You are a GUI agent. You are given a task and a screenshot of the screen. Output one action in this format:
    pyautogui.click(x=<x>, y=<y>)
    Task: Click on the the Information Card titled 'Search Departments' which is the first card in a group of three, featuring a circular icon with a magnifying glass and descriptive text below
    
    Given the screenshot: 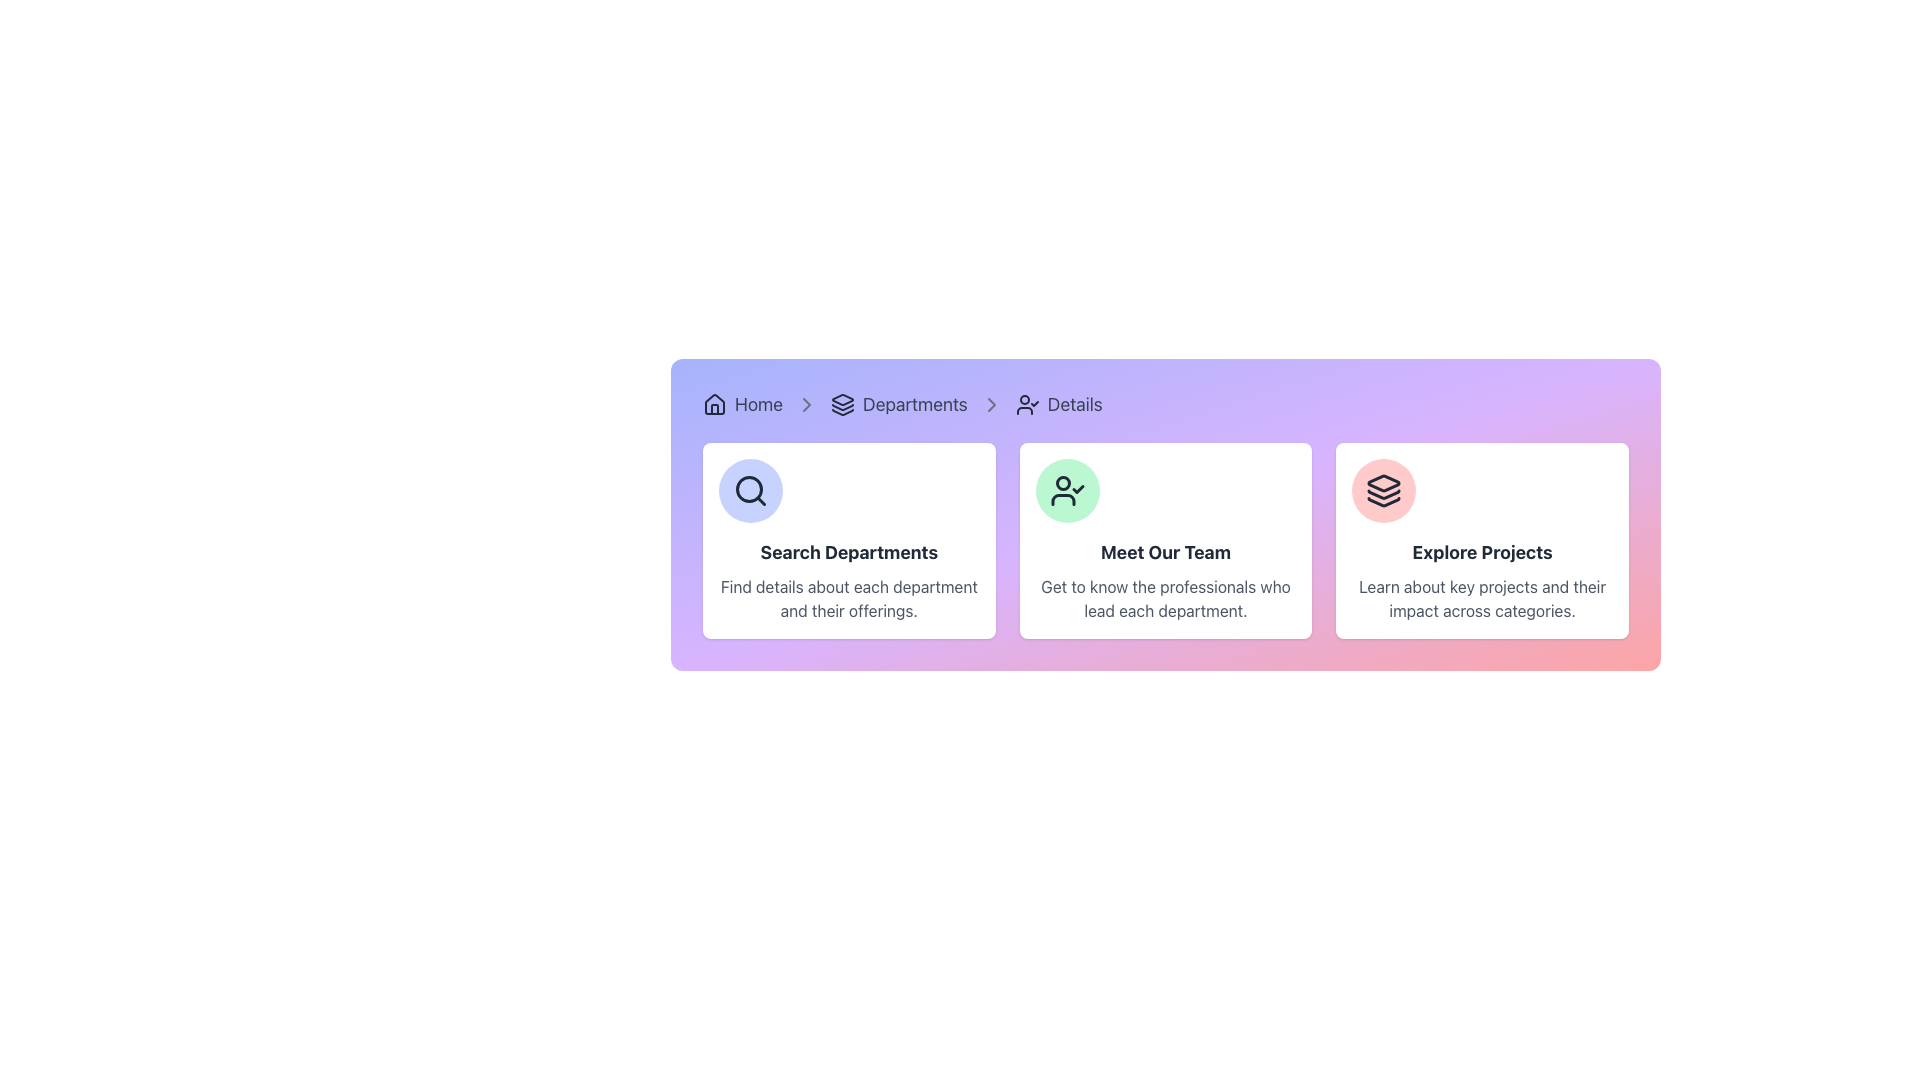 What is the action you would take?
    pyautogui.click(x=849, y=540)
    